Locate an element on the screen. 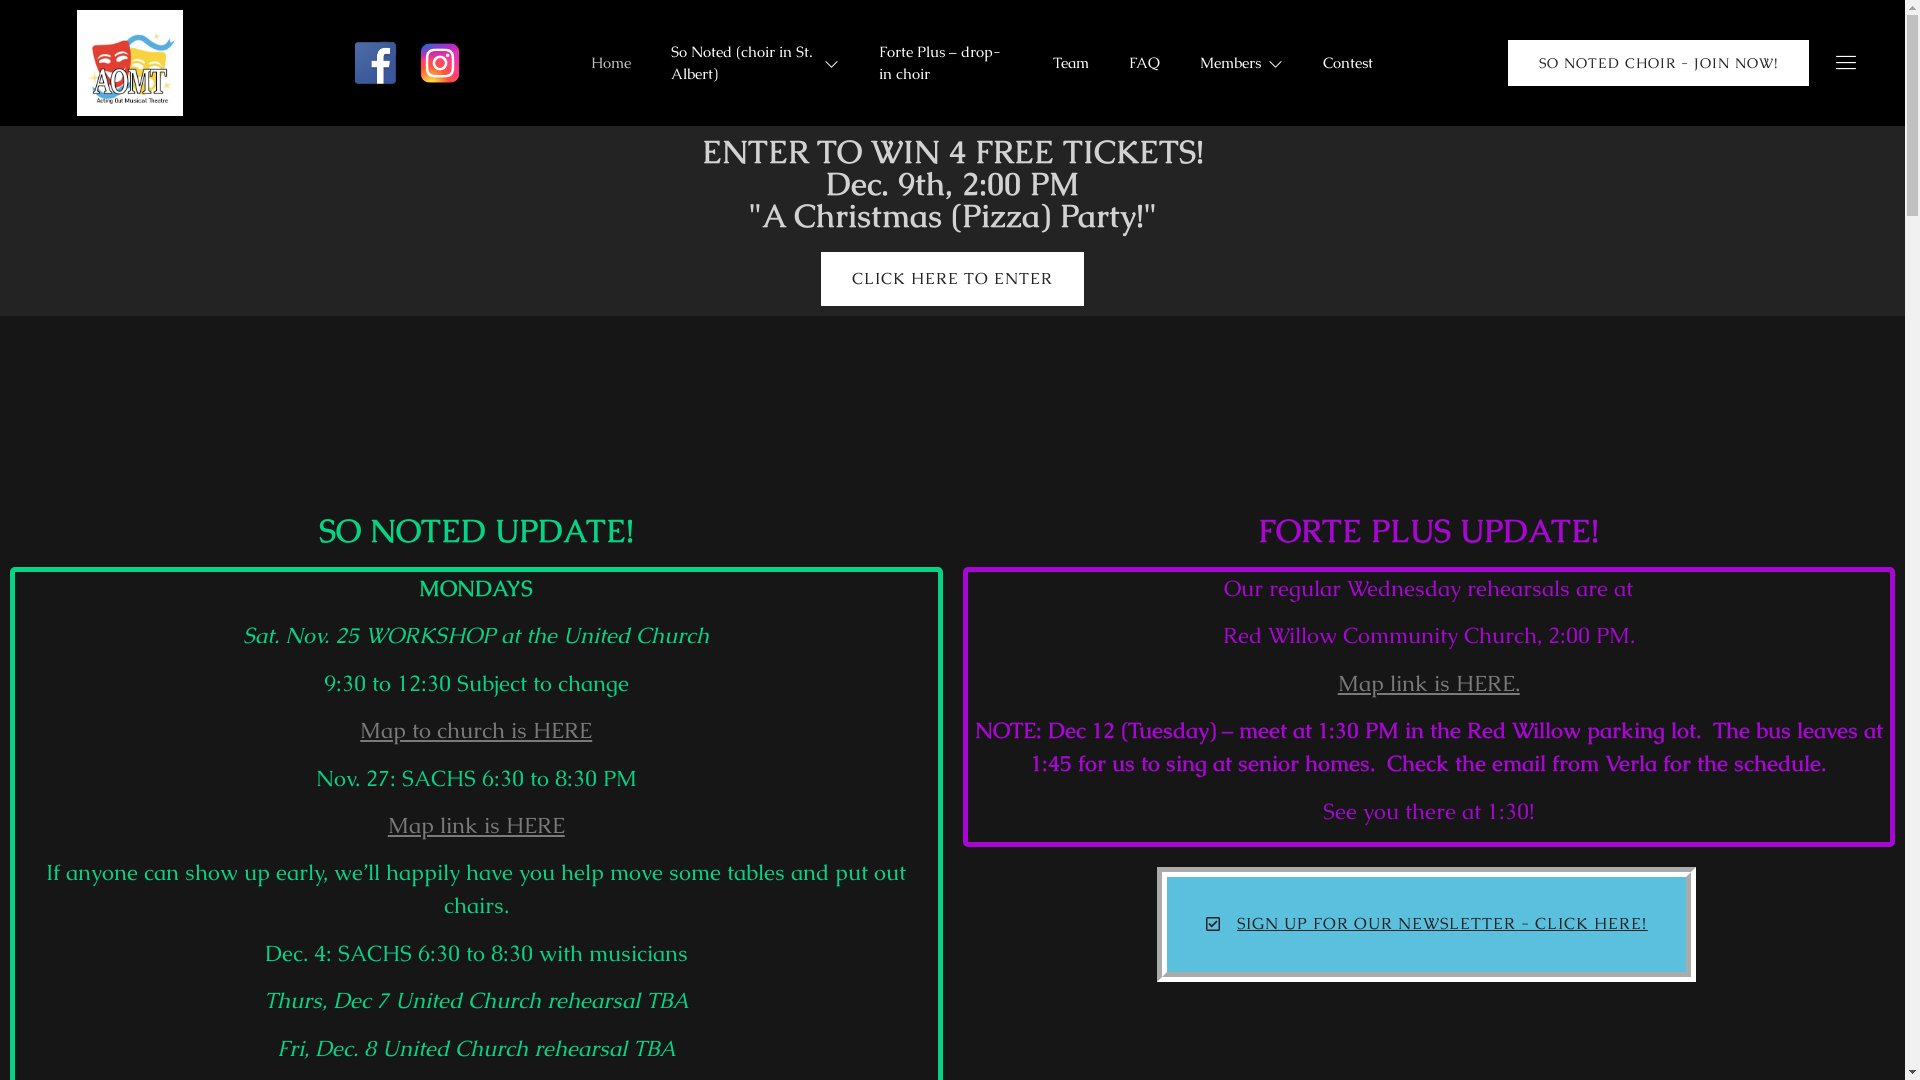  'Map link is HERE' is located at coordinates (388, 825).